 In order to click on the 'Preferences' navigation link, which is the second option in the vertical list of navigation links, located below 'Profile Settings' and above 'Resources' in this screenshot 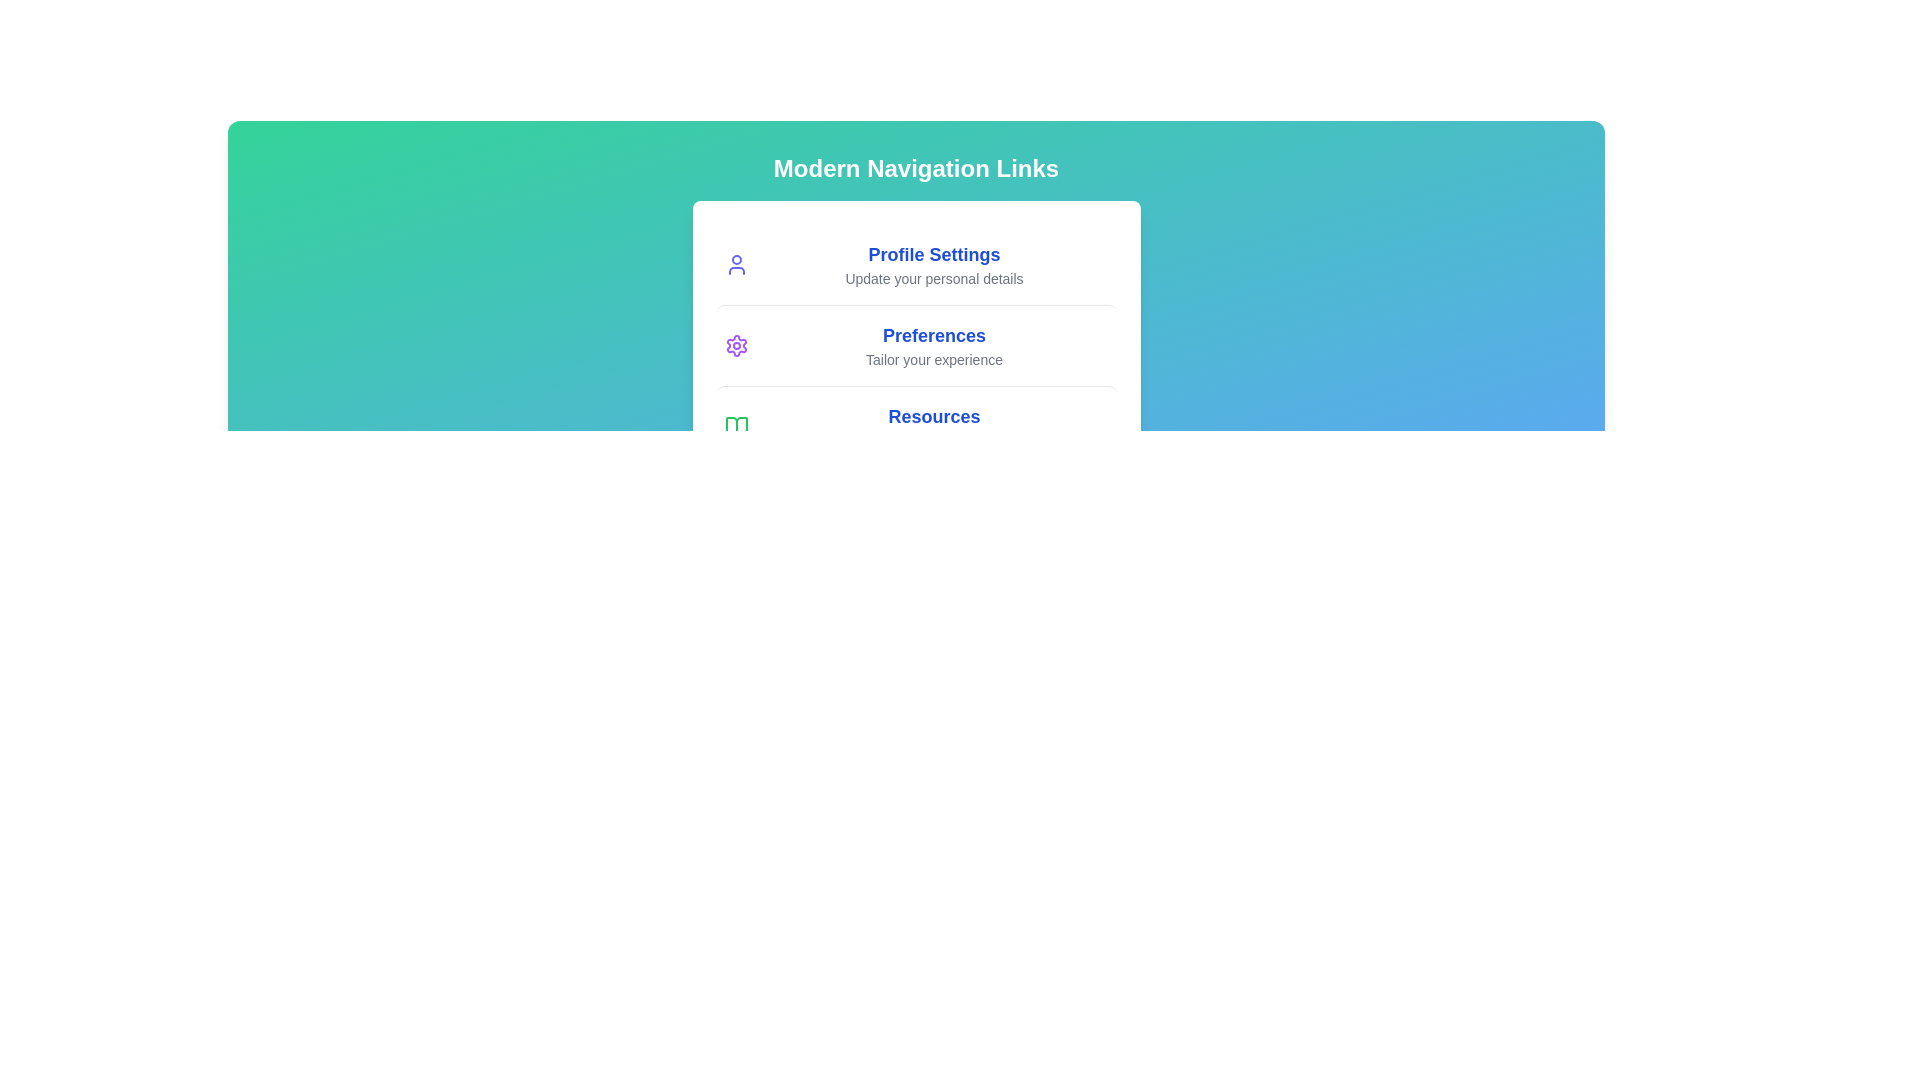, I will do `click(915, 344)`.